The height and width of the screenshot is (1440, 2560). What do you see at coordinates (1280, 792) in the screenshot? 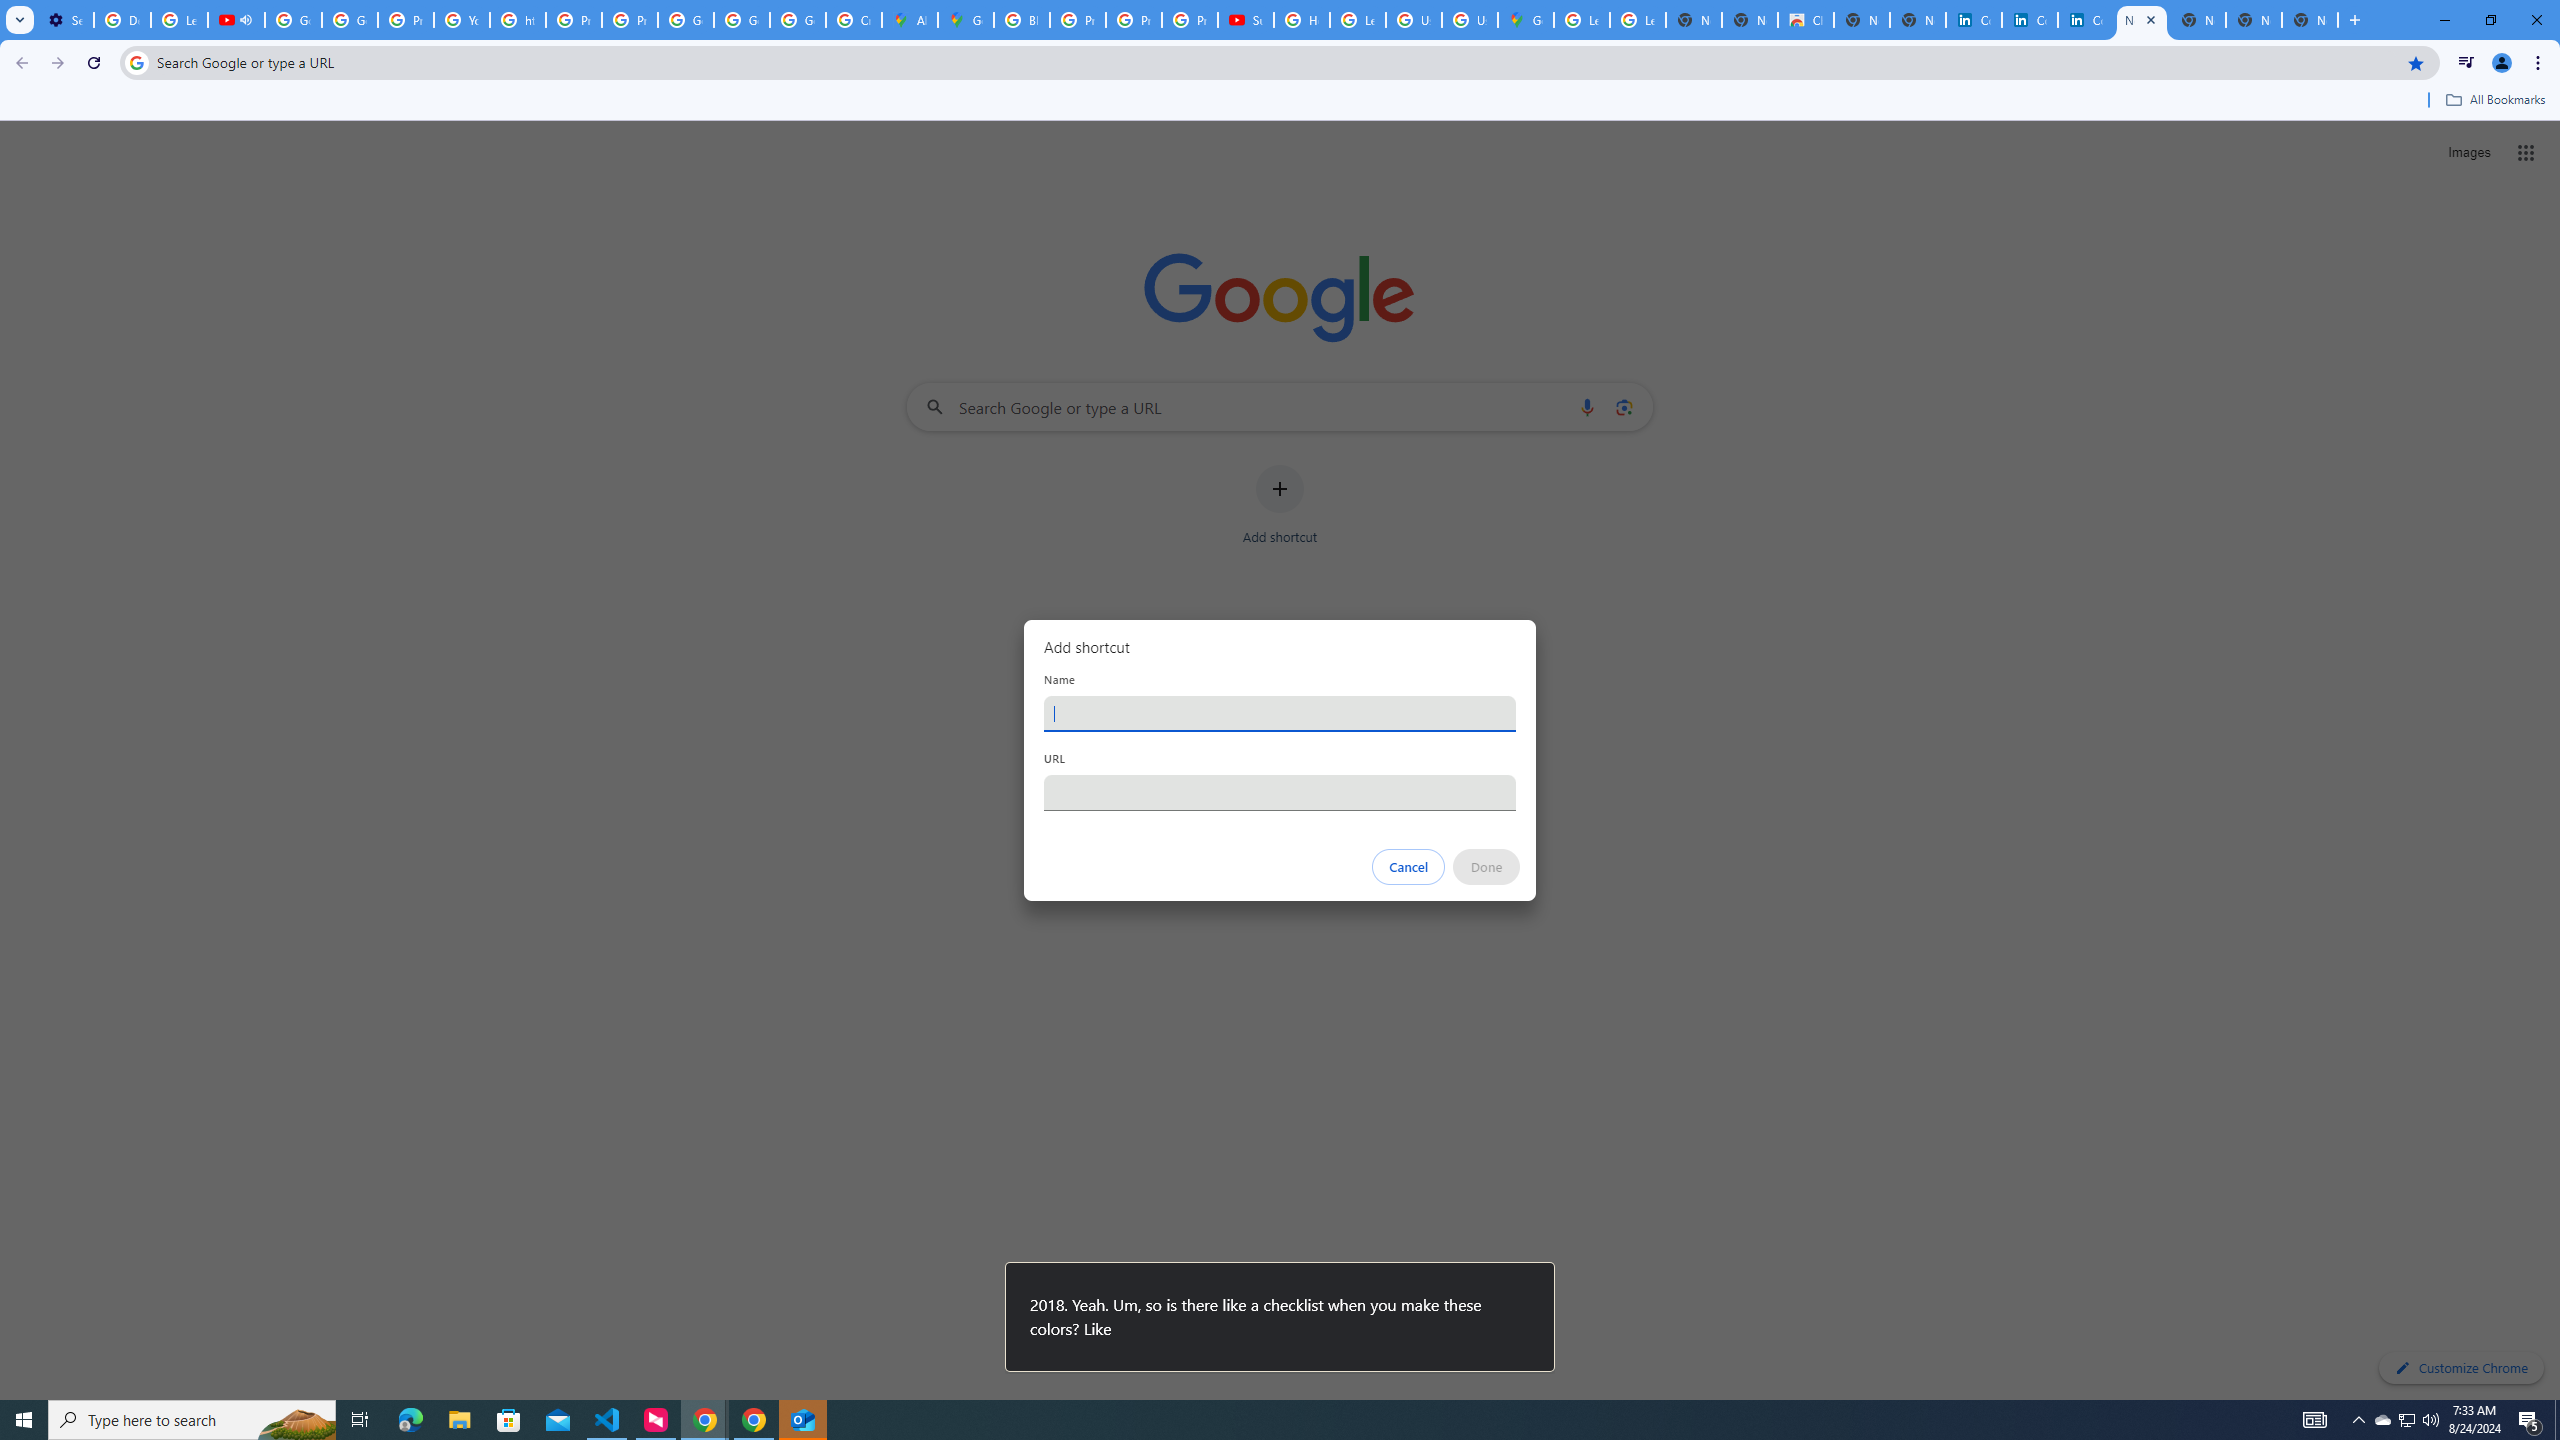
I see `'URL'` at bounding box center [1280, 792].